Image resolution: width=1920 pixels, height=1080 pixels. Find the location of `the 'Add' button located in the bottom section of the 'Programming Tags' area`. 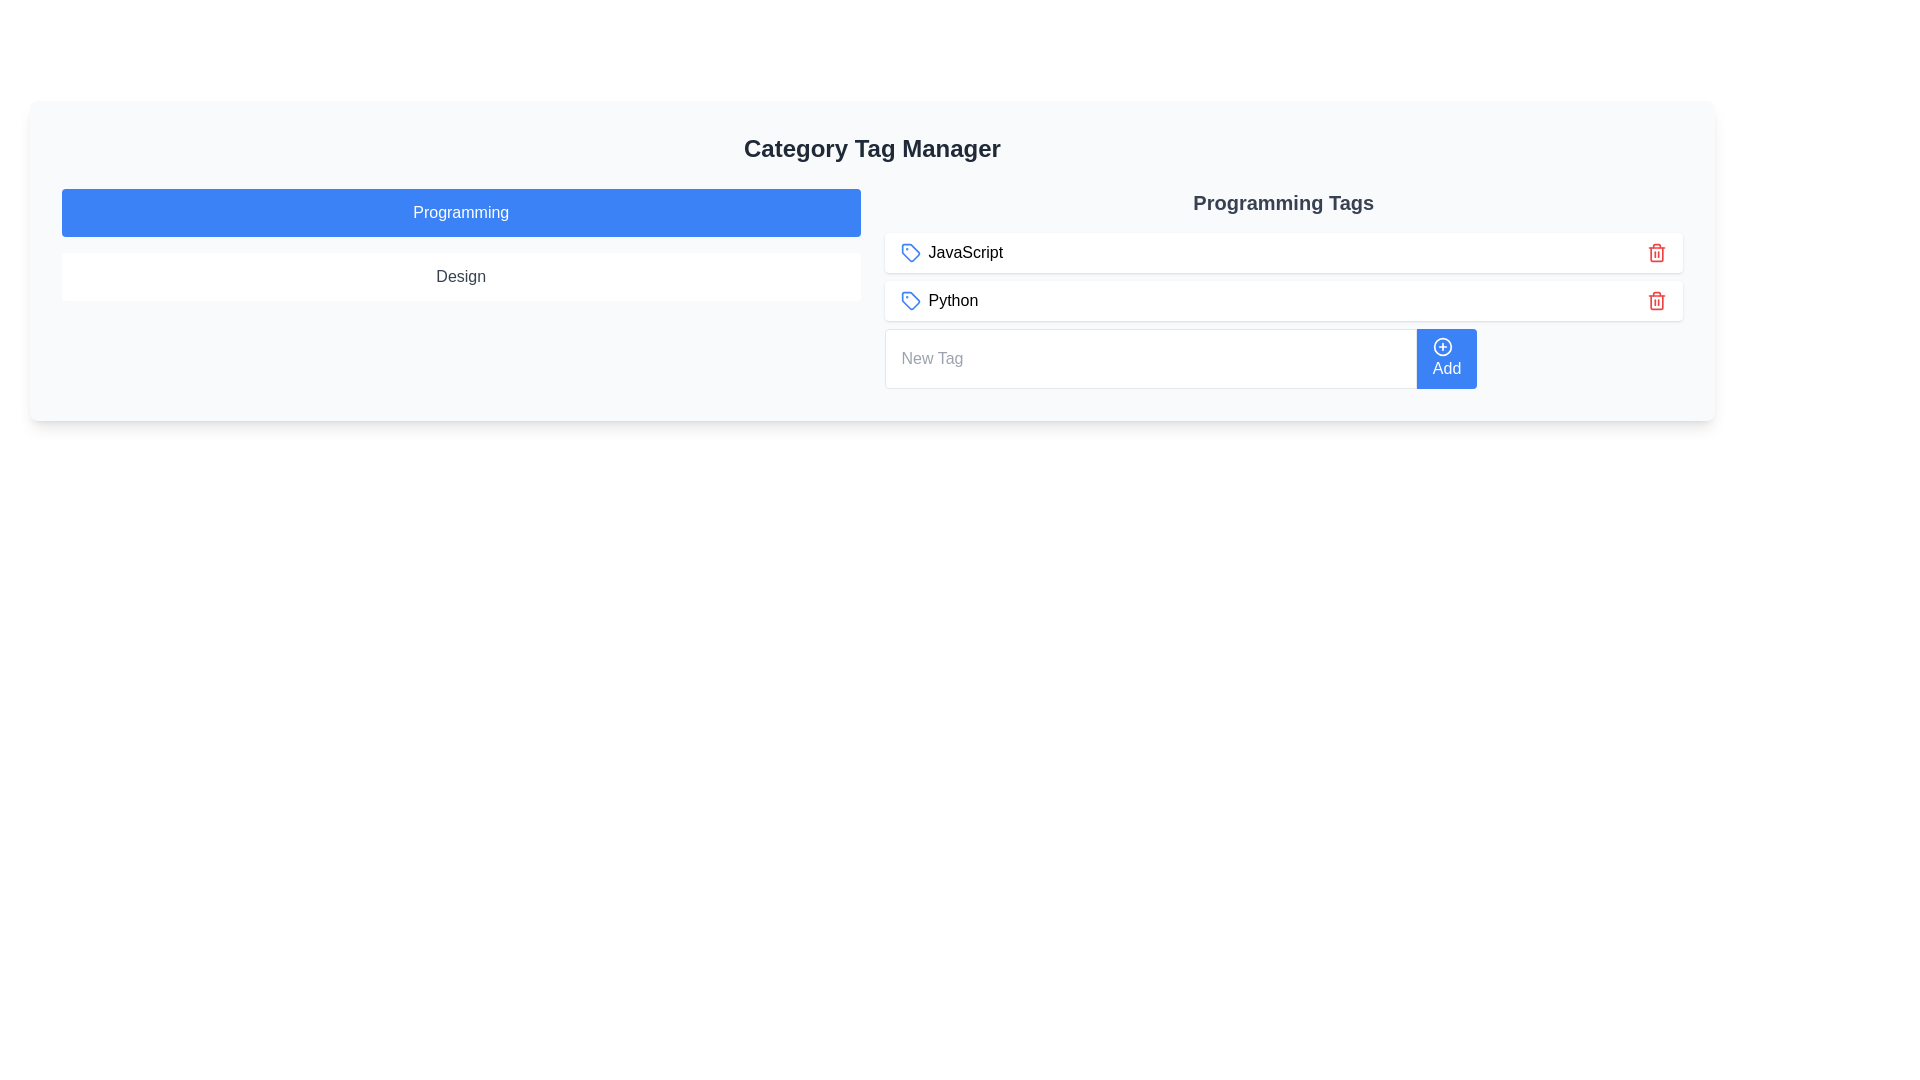

the 'Add' button located in the bottom section of the 'Programming Tags' area is located at coordinates (1283, 357).